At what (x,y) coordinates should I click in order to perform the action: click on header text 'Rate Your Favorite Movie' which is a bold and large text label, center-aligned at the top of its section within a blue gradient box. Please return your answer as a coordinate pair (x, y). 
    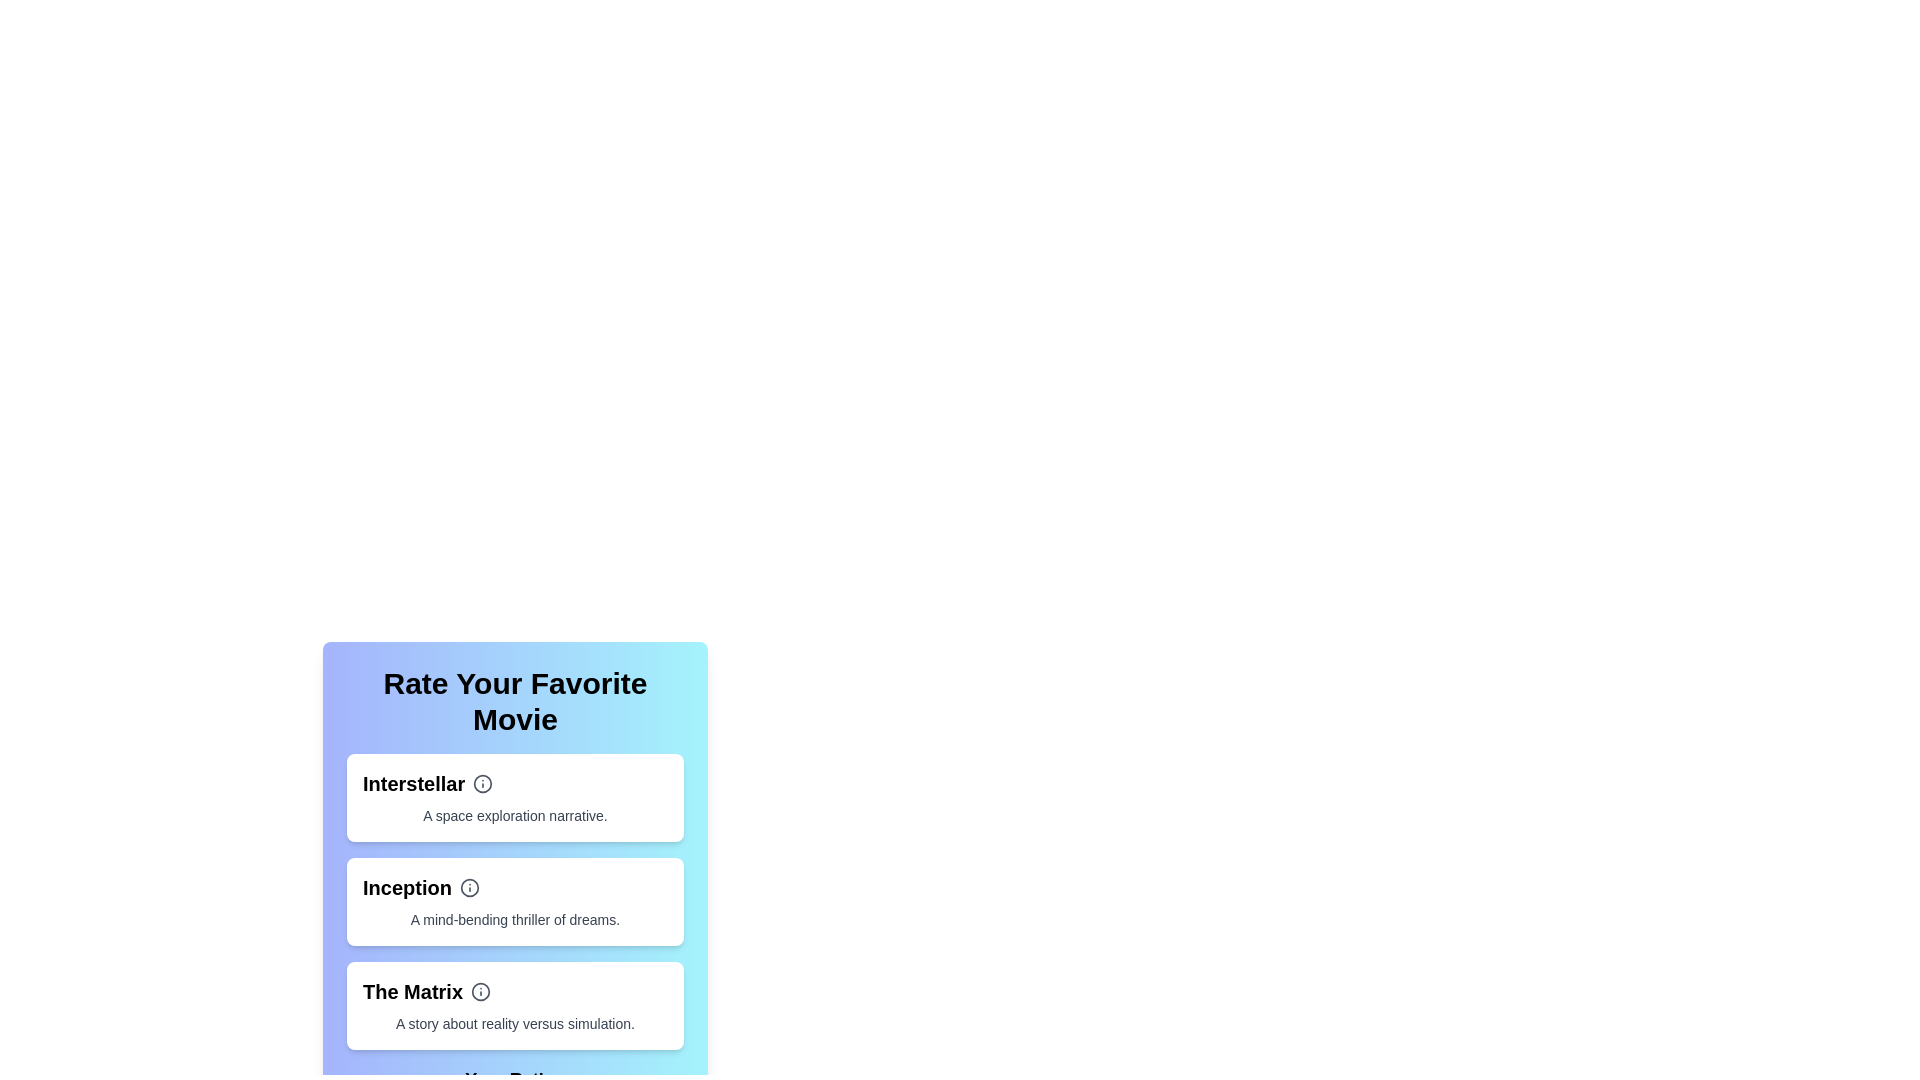
    Looking at the image, I should click on (515, 701).